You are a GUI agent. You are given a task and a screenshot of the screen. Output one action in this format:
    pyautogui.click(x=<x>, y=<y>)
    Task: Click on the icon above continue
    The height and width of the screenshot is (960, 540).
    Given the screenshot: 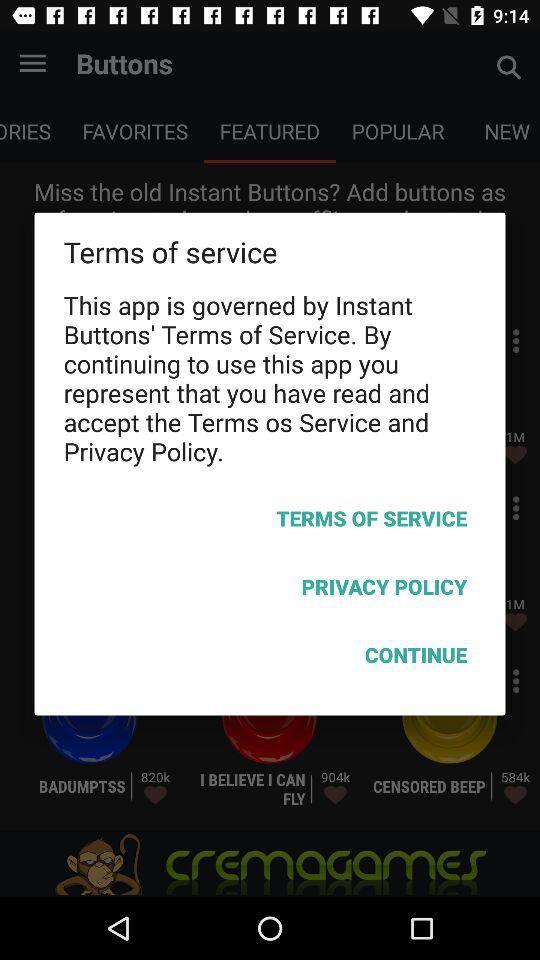 What is the action you would take?
    pyautogui.click(x=270, y=590)
    